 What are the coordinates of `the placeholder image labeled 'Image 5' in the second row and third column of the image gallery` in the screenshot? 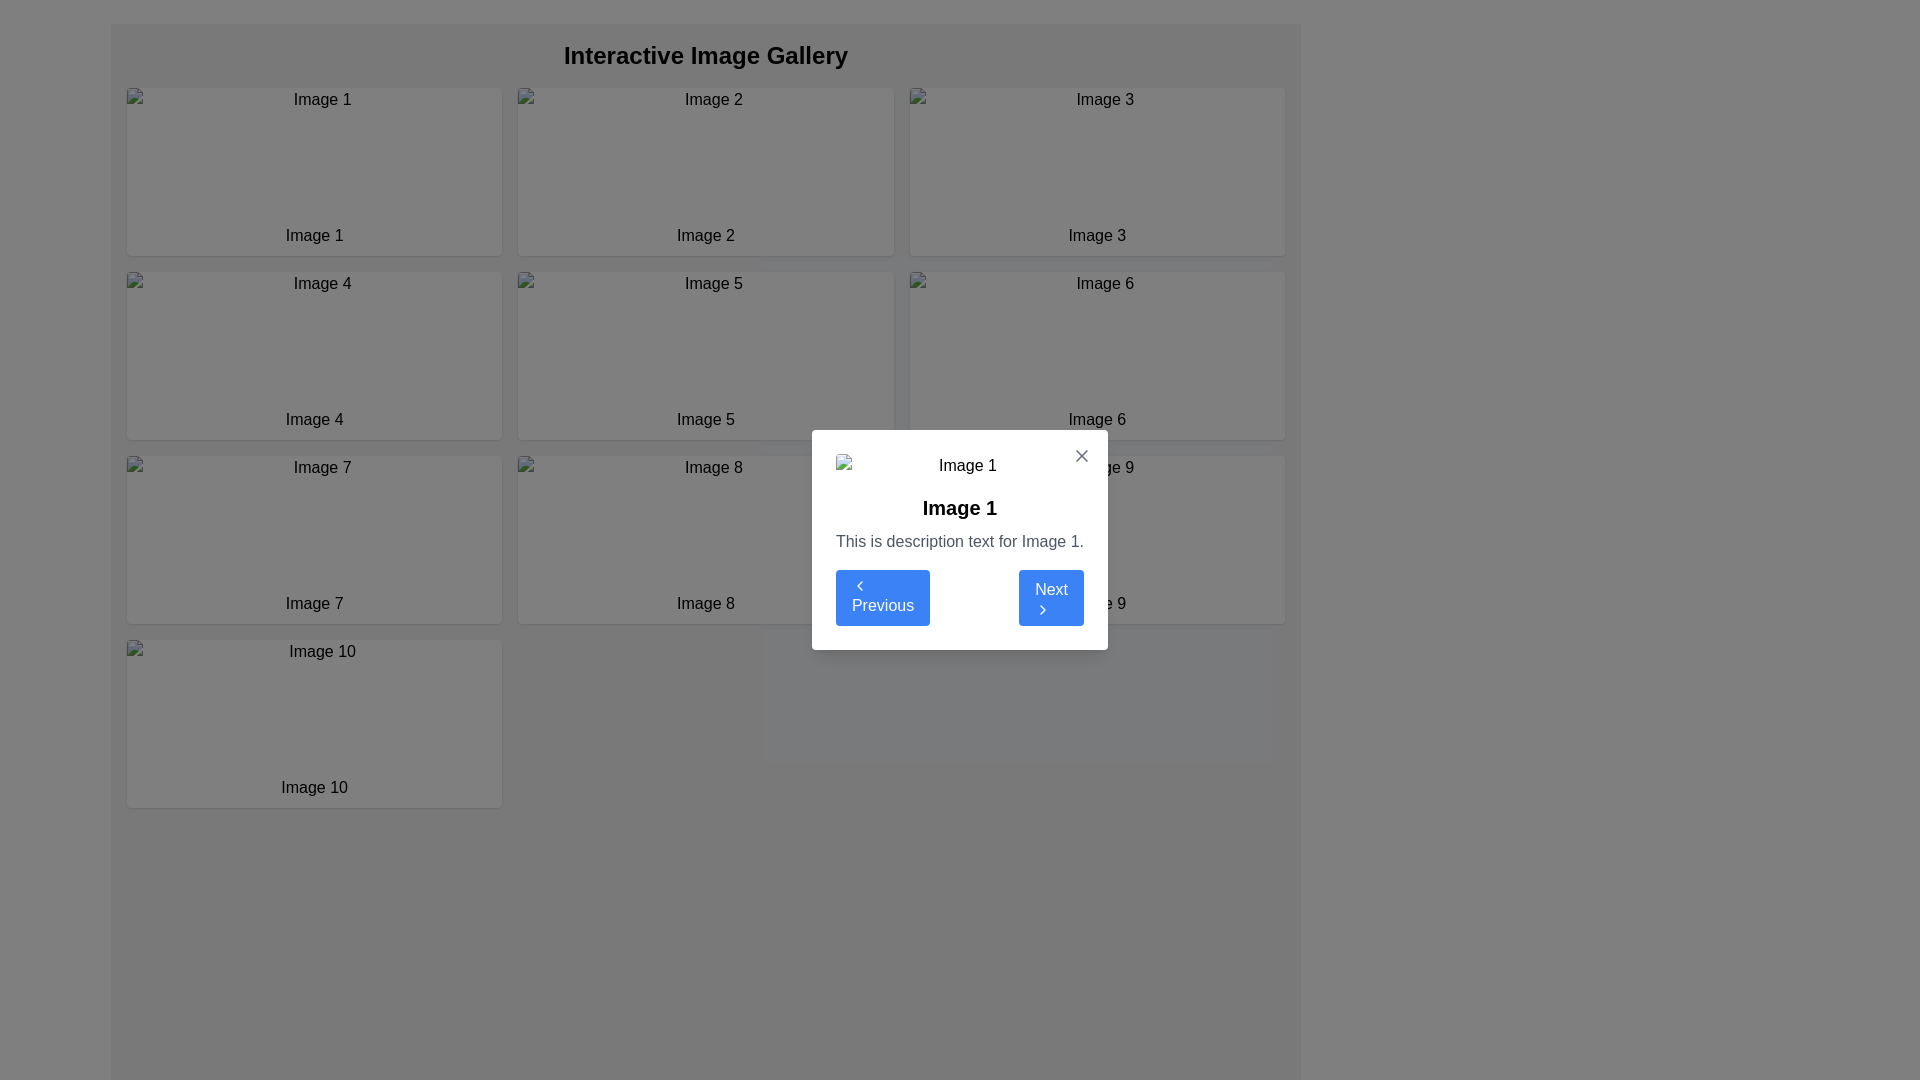 It's located at (705, 334).